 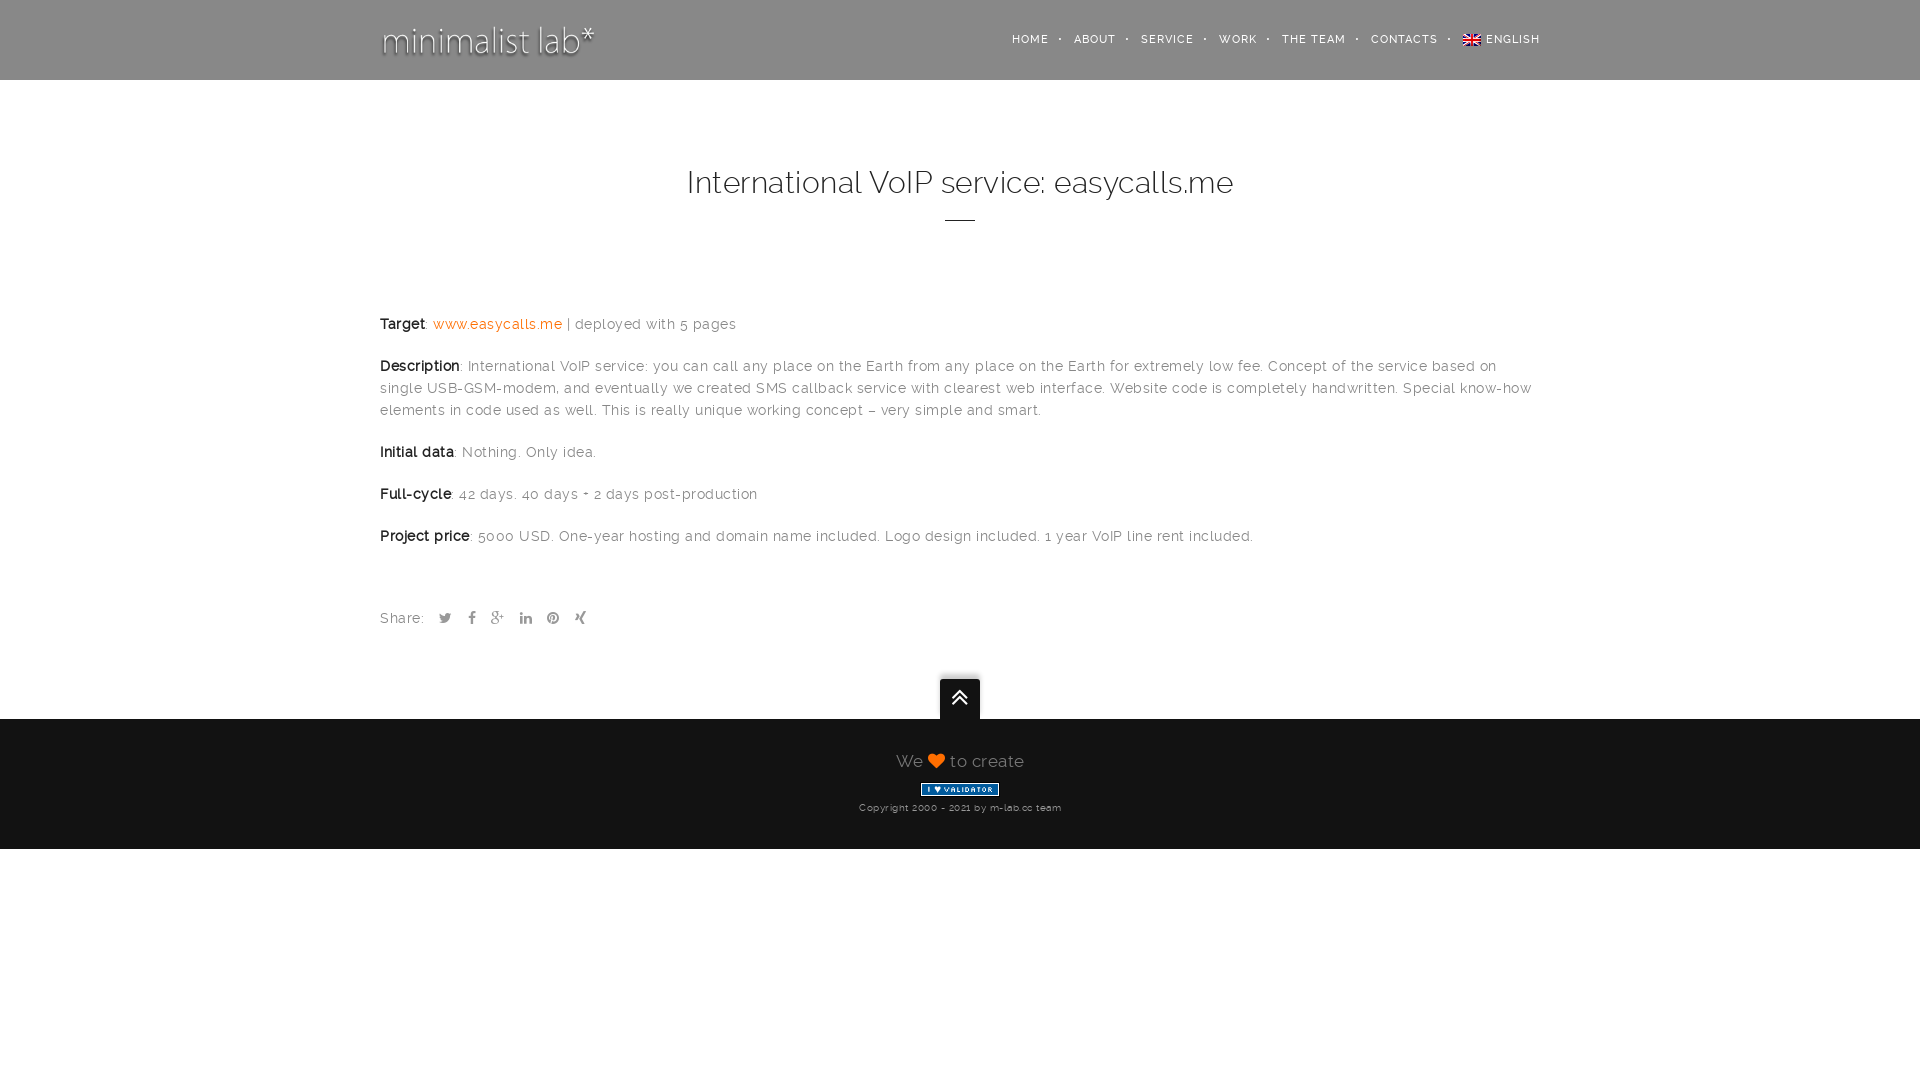 I want to click on 'THE TEAM', so click(x=1301, y=39).